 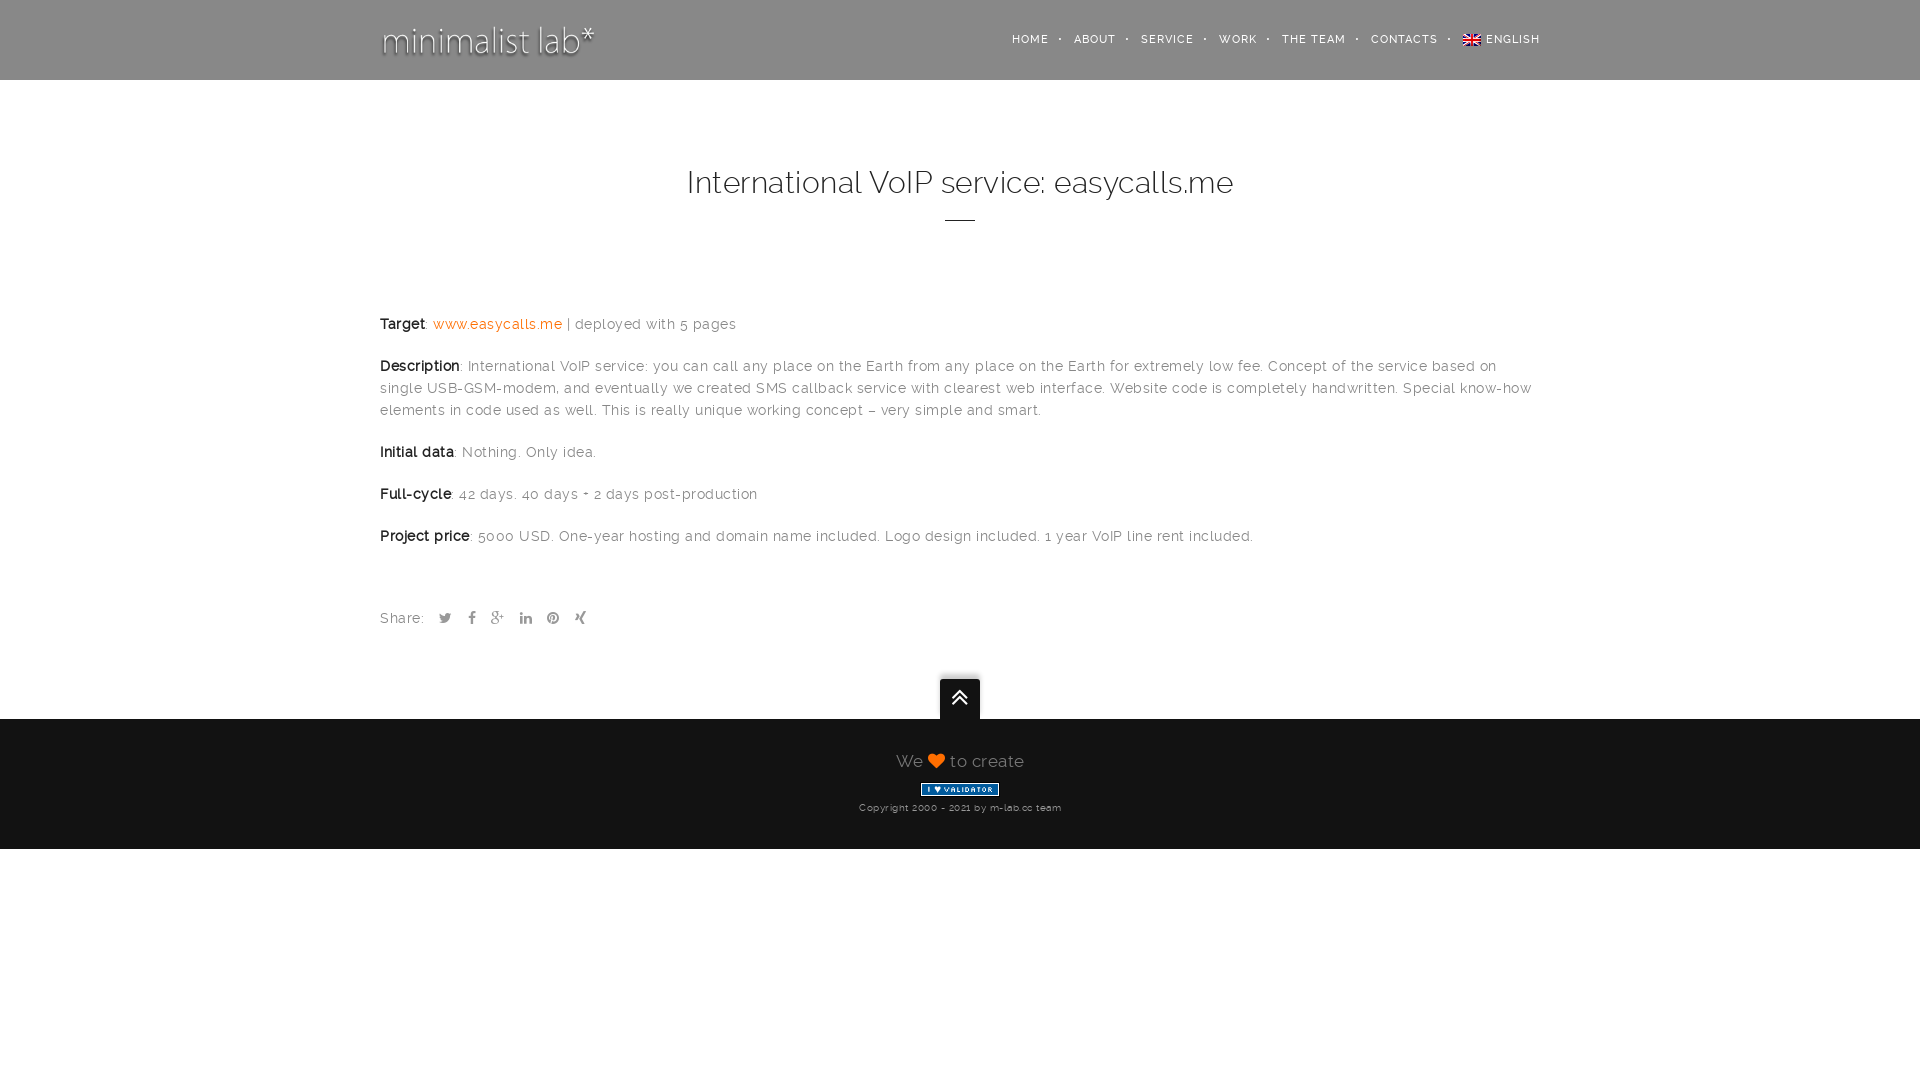 I want to click on 'THE TEAM', so click(x=1301, y=39).